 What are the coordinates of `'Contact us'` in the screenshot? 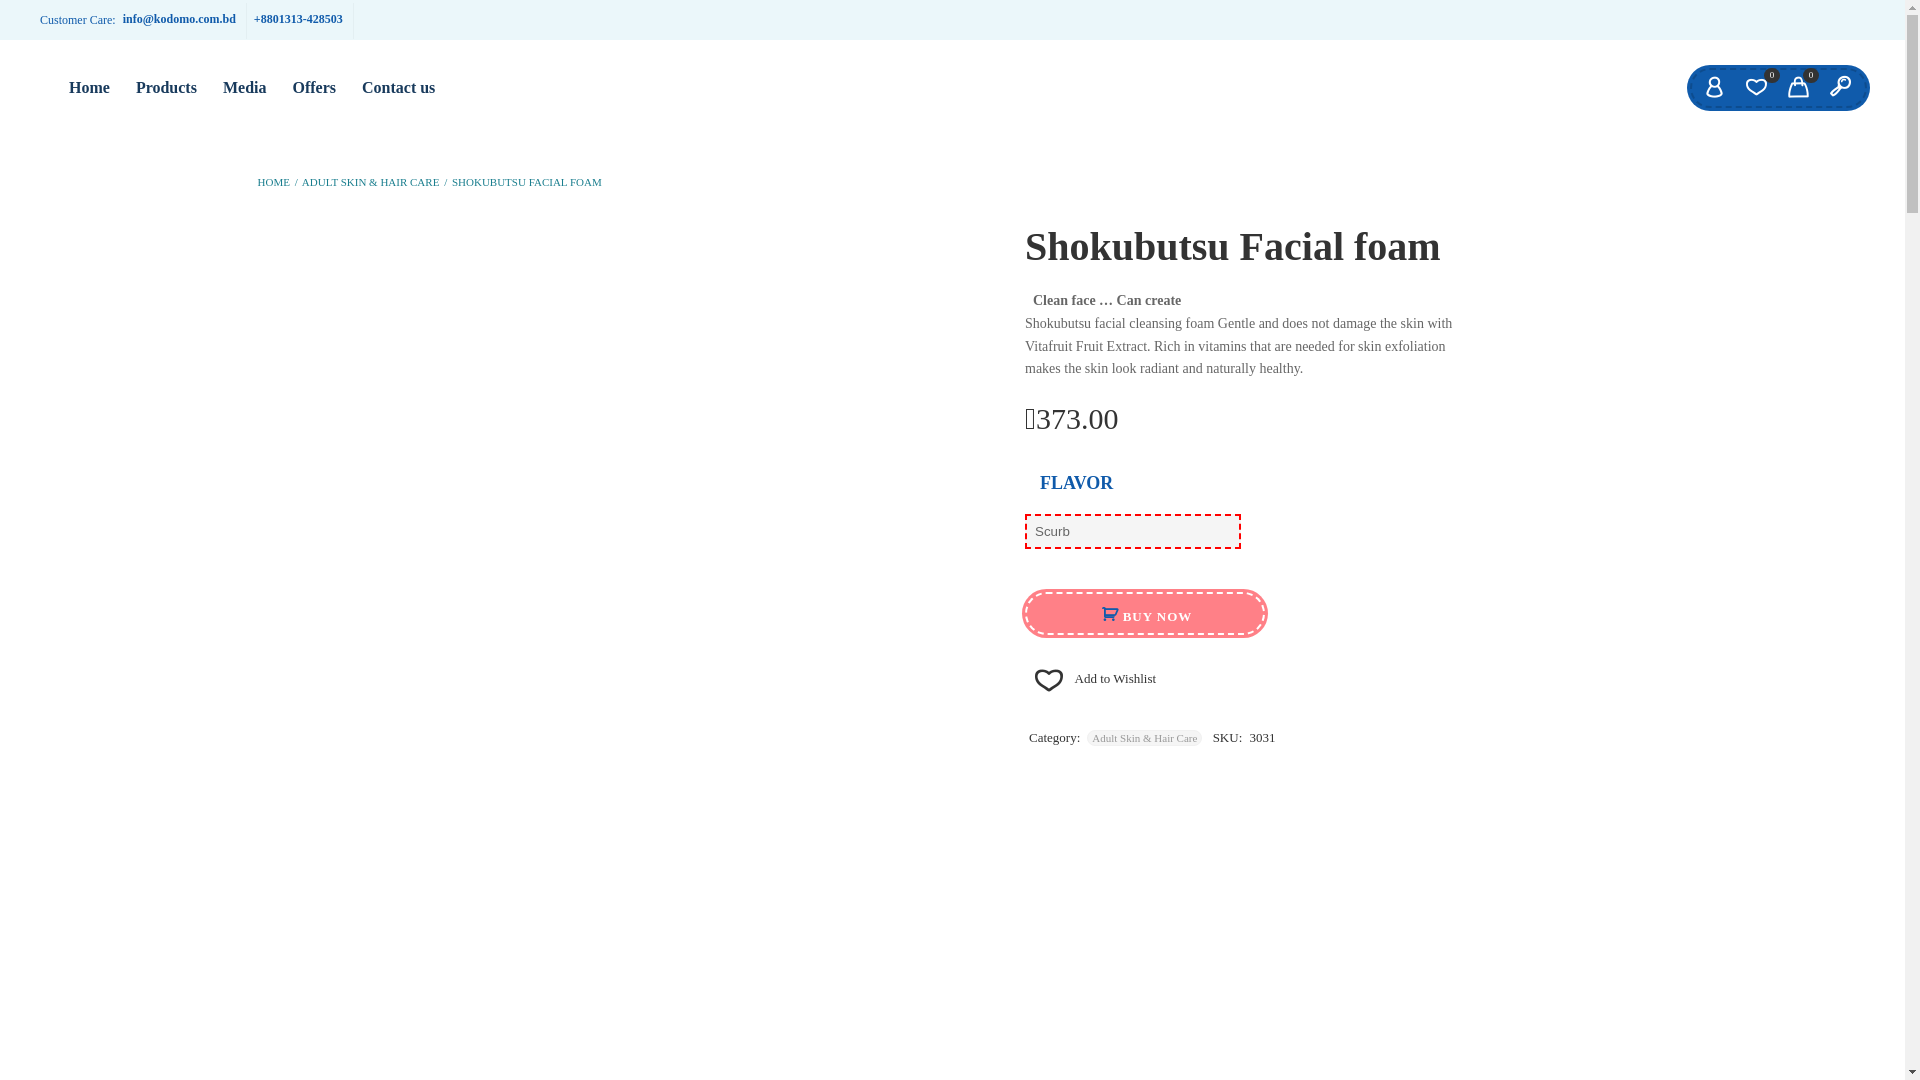 It's located at (398, 87).